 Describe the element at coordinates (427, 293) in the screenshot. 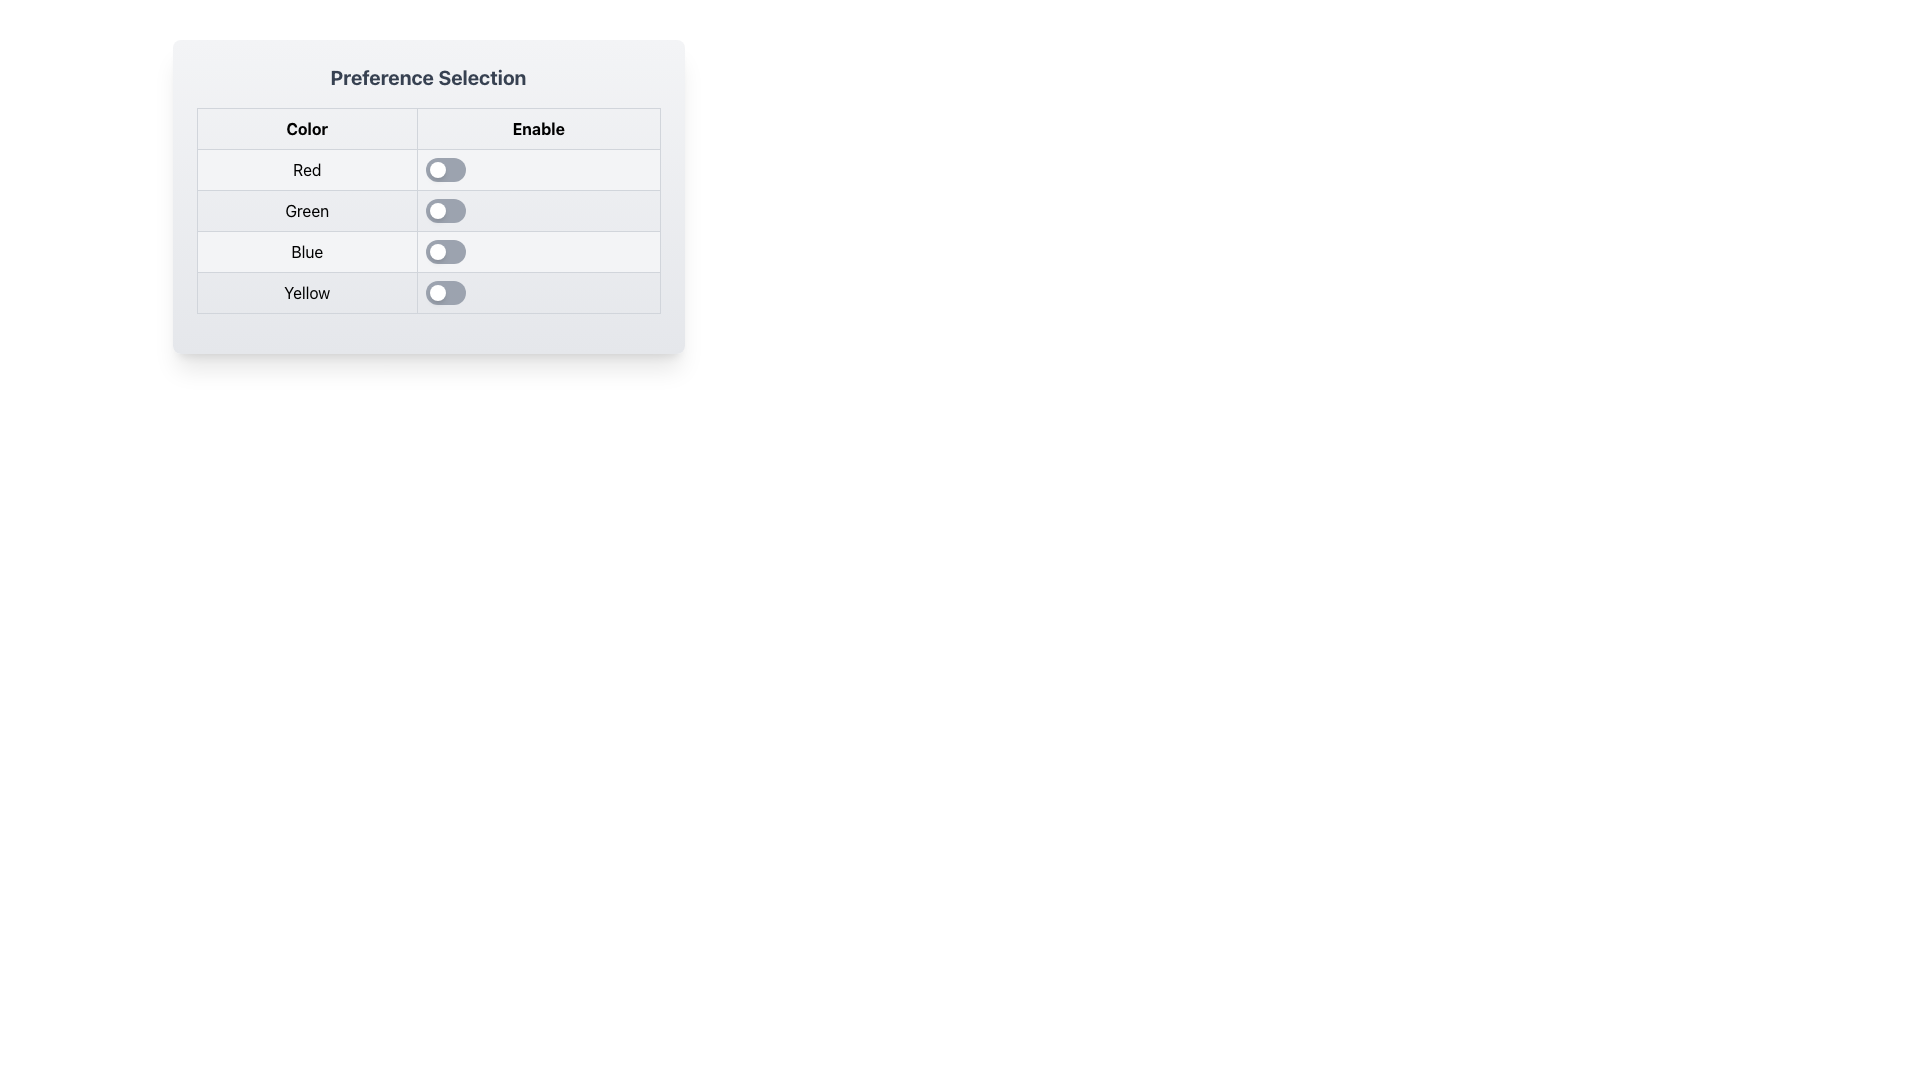

I see `the toggle switch for the 'Yellow' preference located in the fourth row of the 'Preference Selection' table` at that location.